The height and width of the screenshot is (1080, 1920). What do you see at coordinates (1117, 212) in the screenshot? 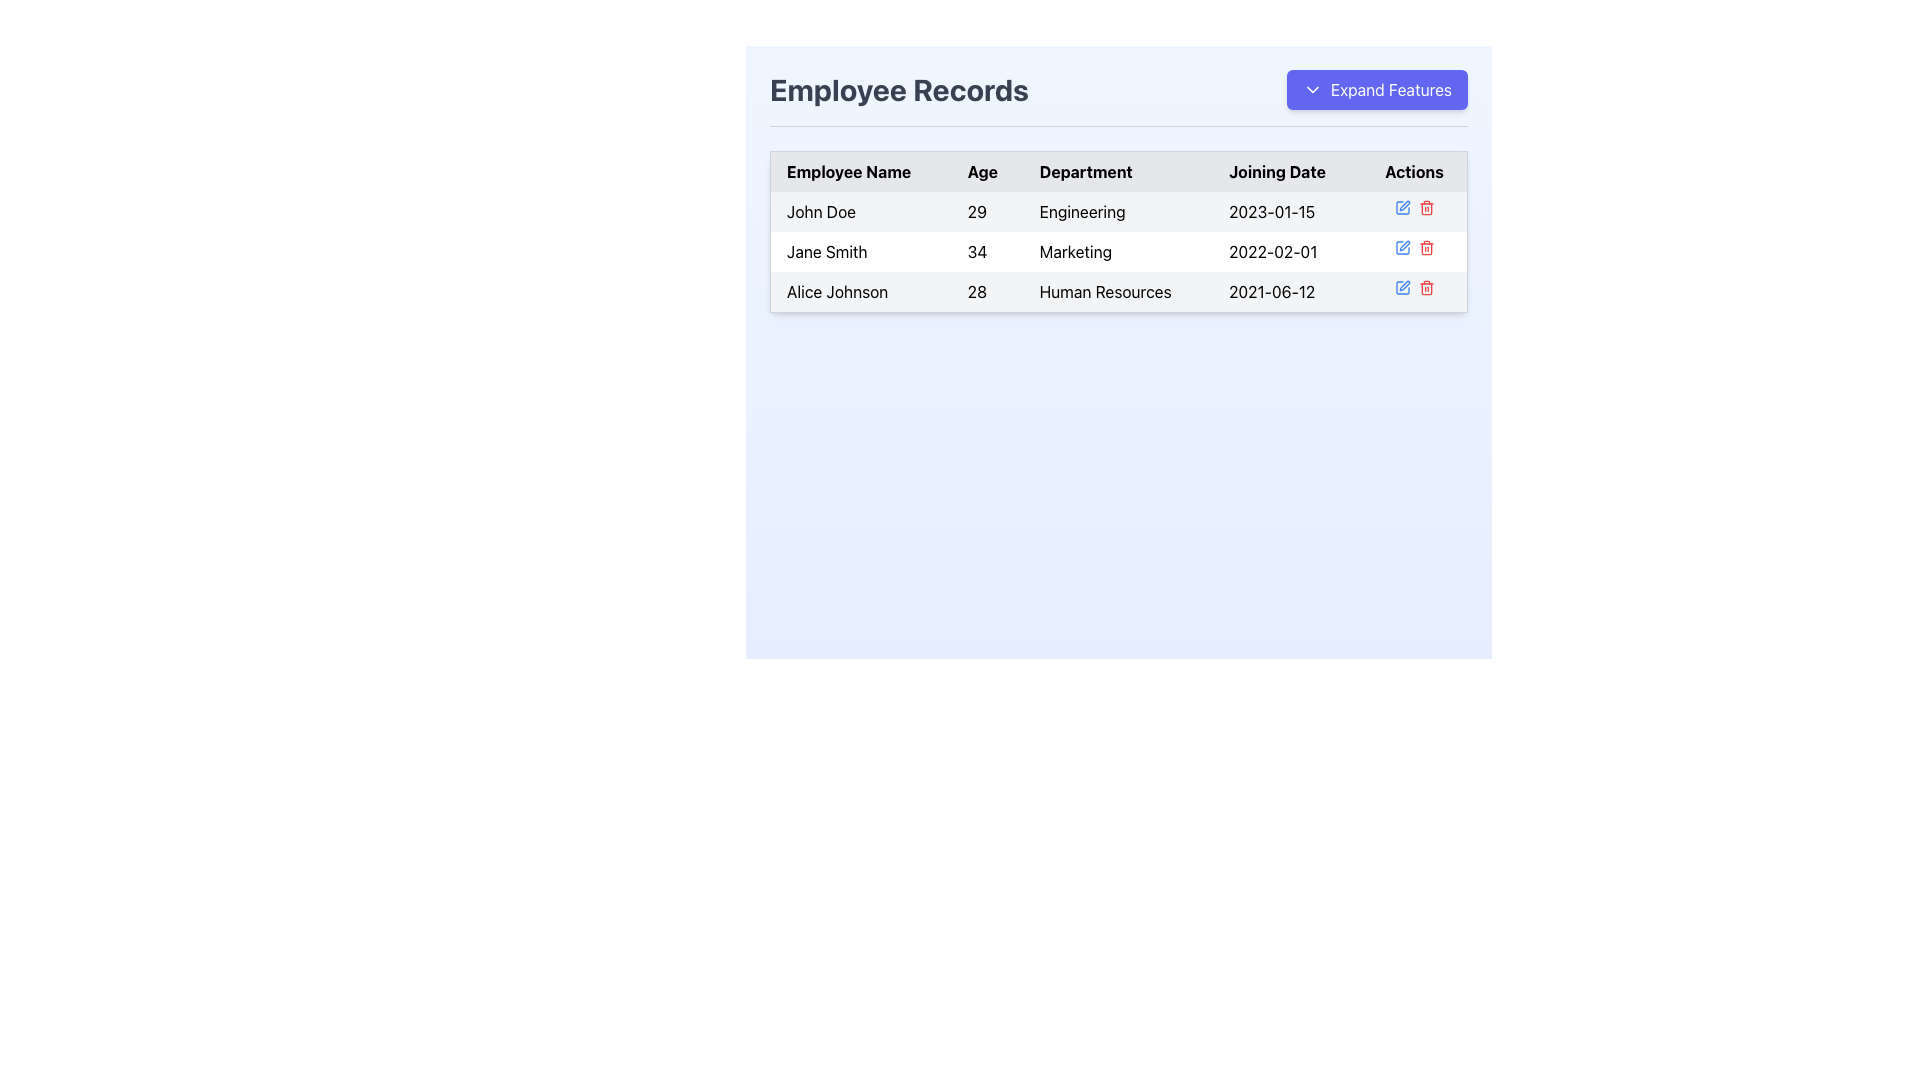
I see `the first table row representing the employee 'John Doe'` at bounding box center [1117, 212].